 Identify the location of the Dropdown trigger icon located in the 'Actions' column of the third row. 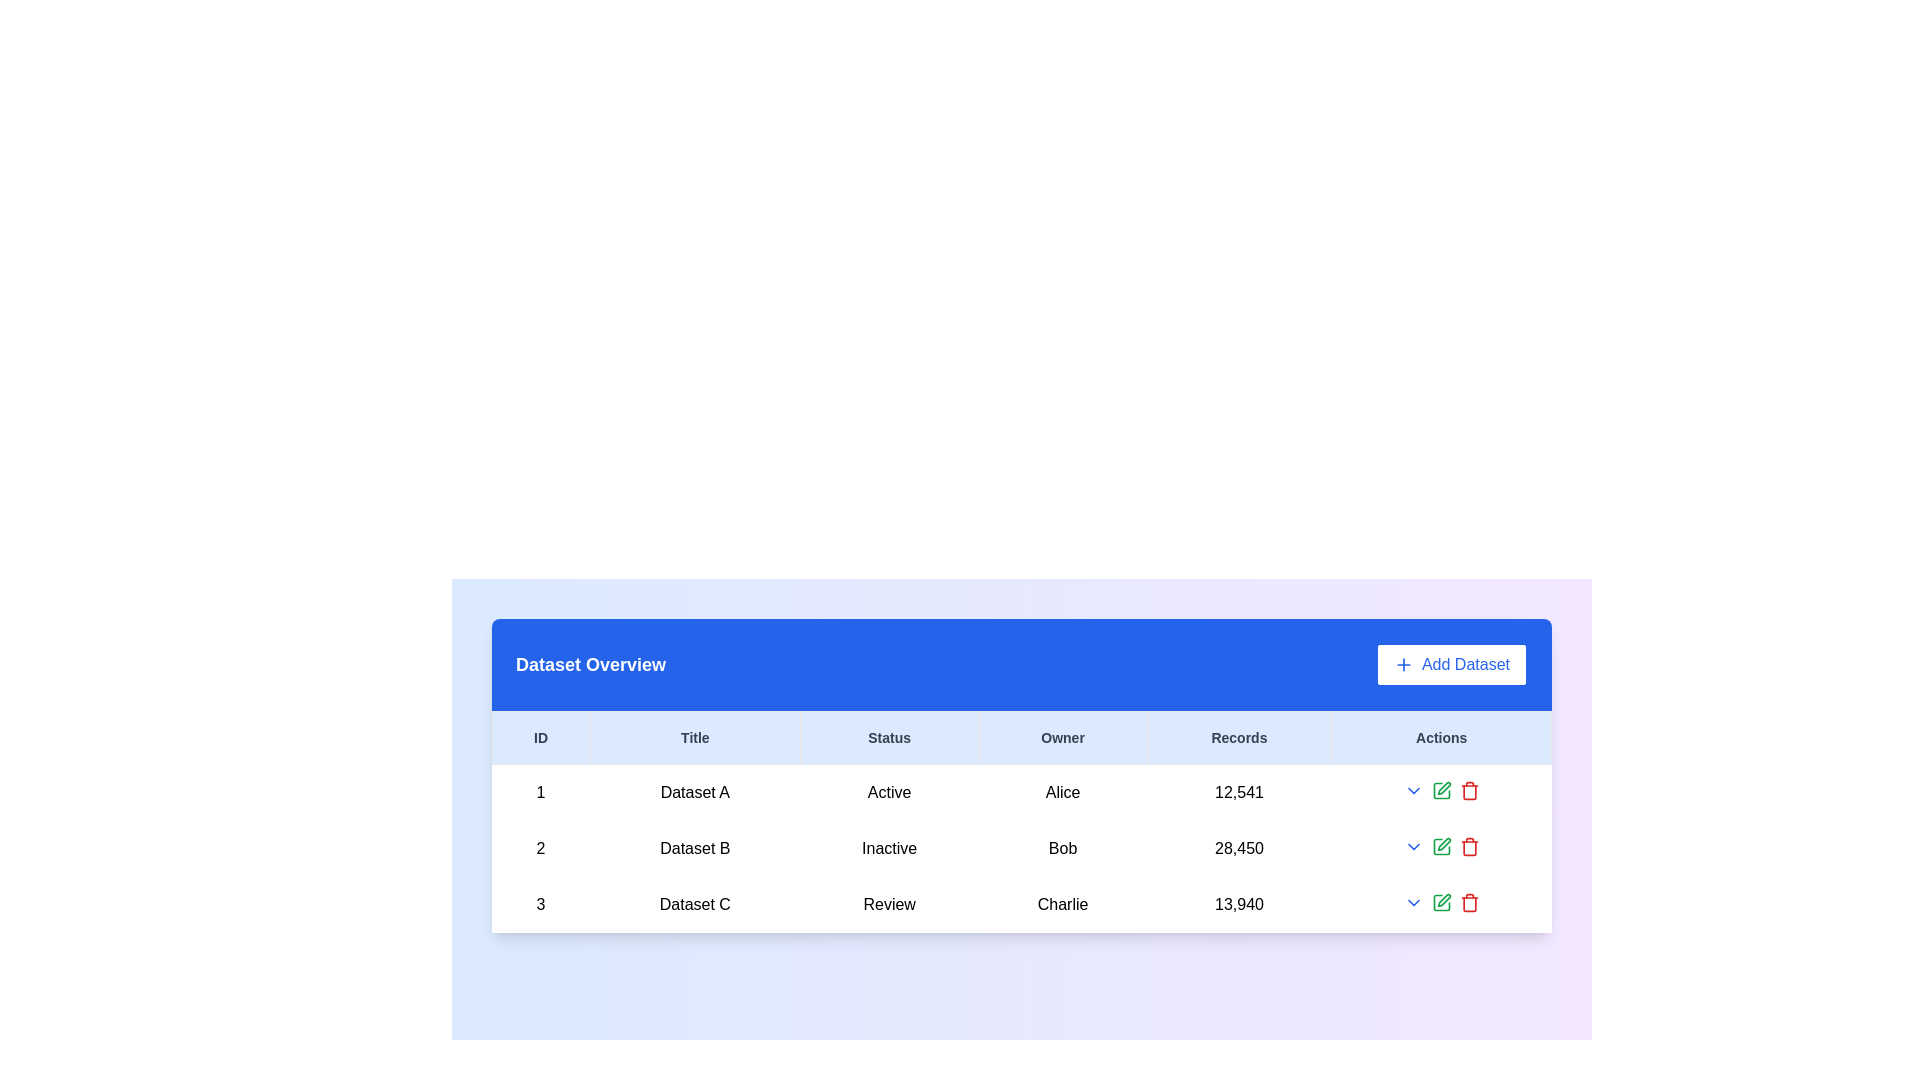
(1412, 902).